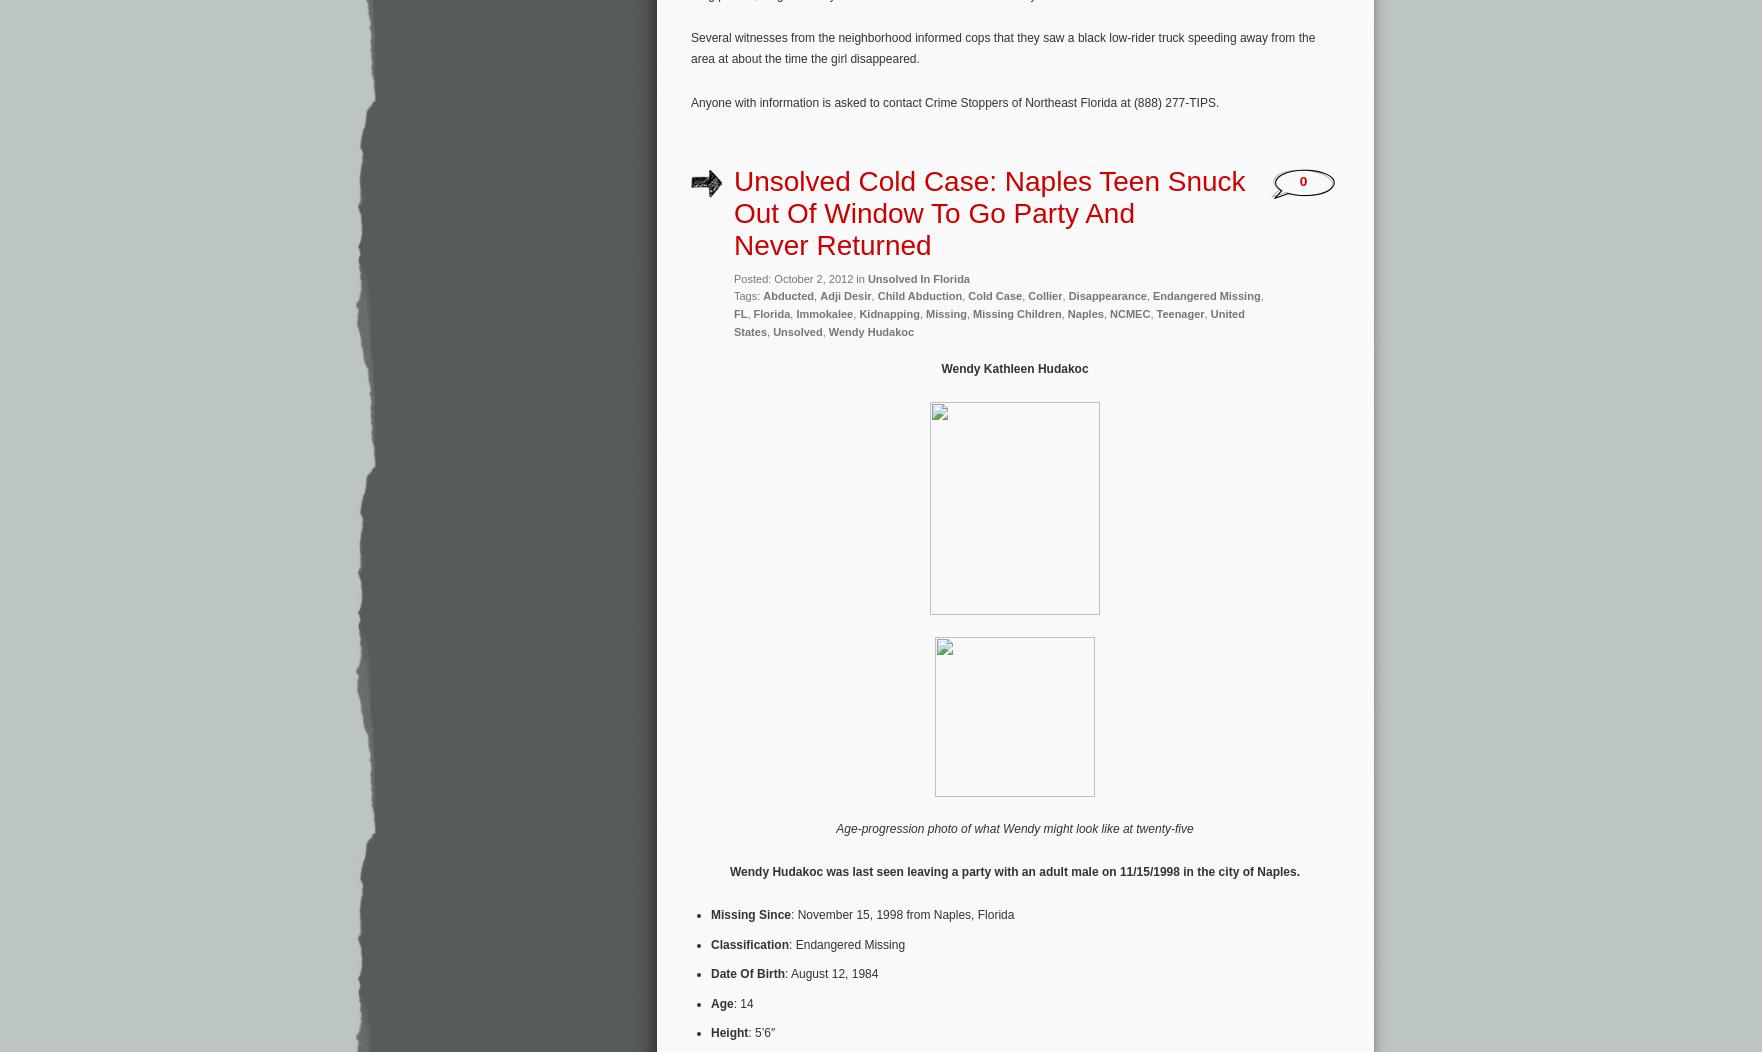 This screenshot has height=1052, width=1762. What do you see at coordinates (749, 913) in the screenshot?
I see `'Missing Since'` at bounding box center [749, 913].